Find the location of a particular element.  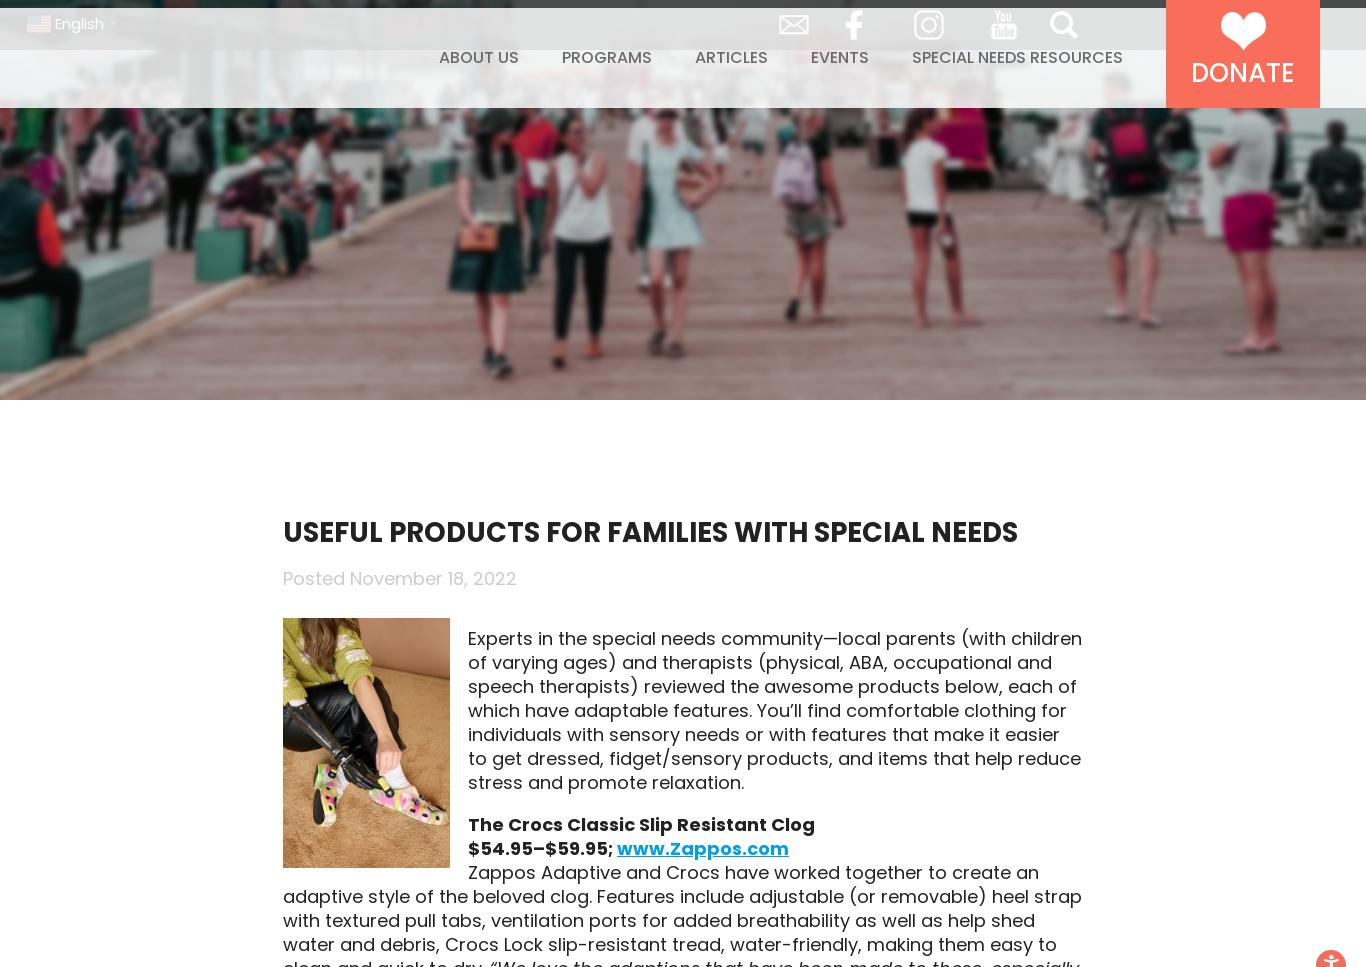

'Articles' is located at coordinates (695, 99).